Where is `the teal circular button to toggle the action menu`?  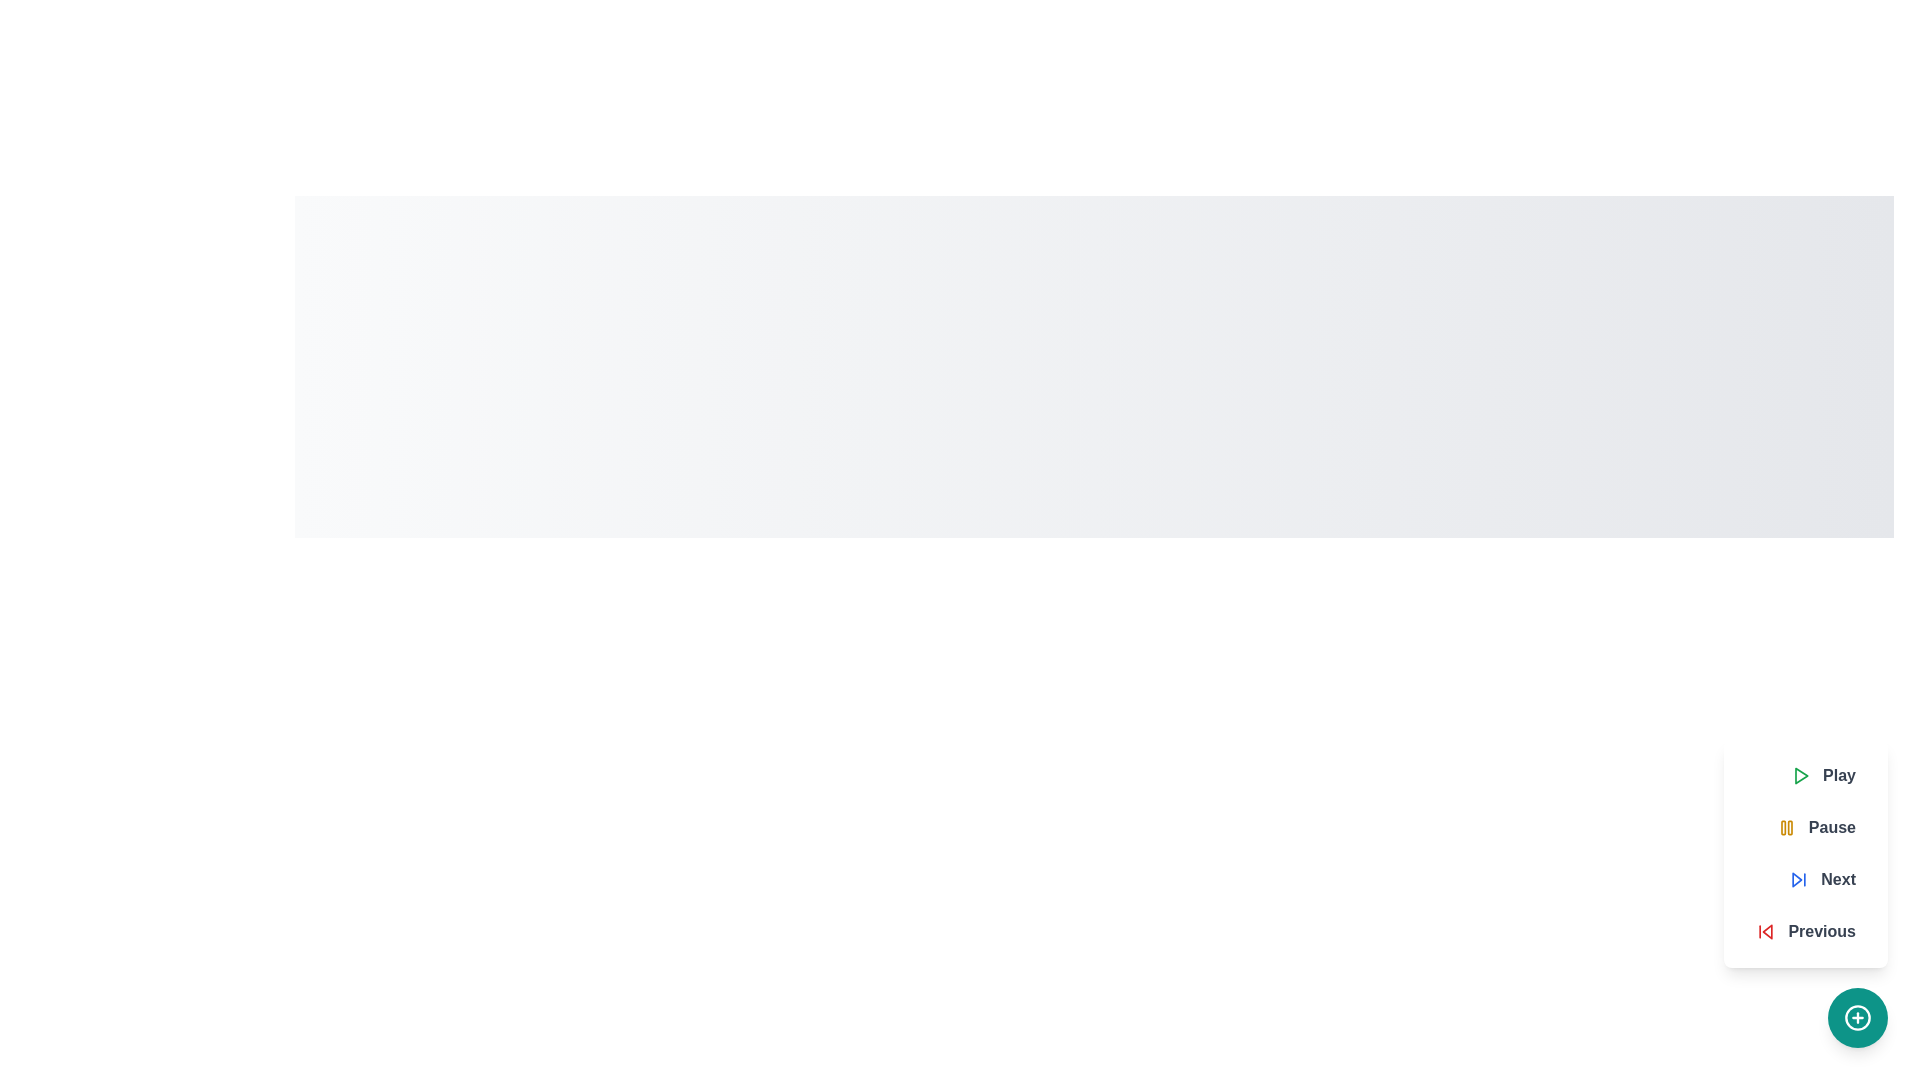 the teal circular button to toggle the action menu is located at coordinates (1856, 1018).